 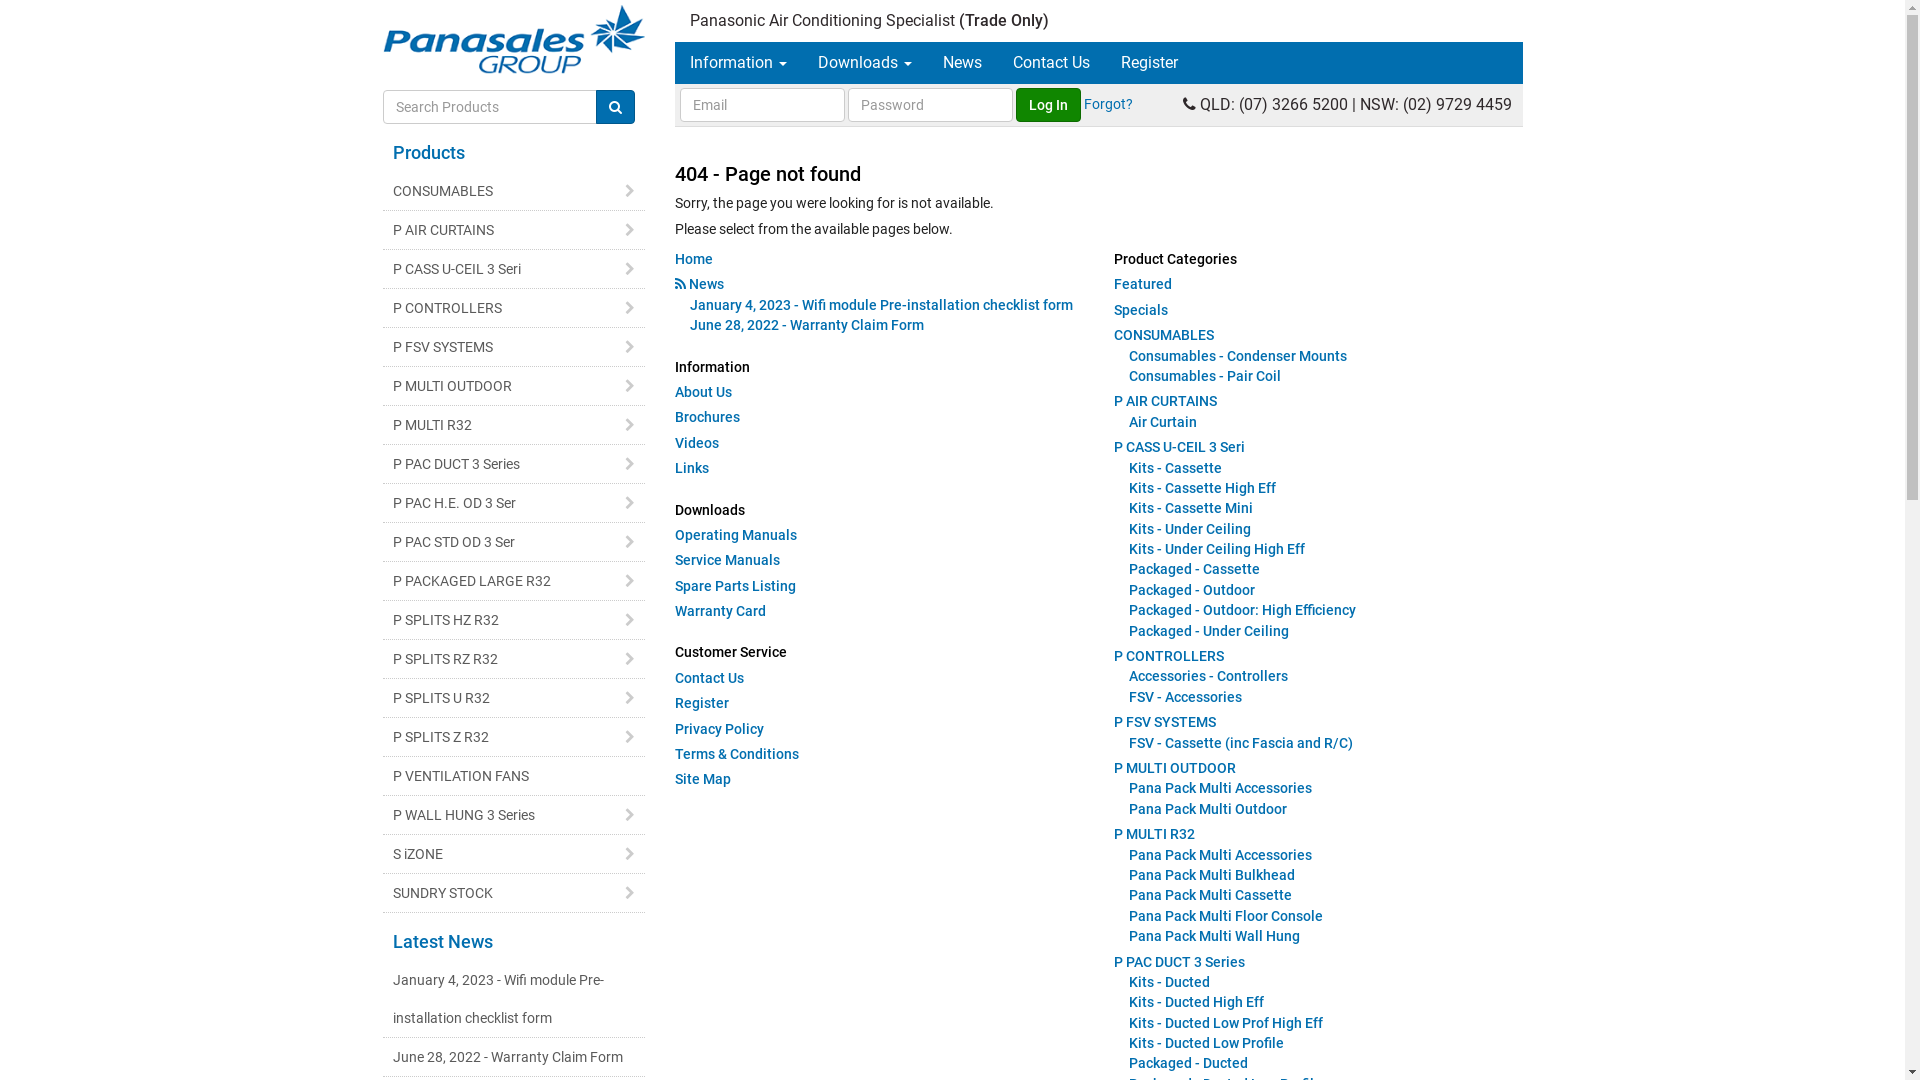 I want to click on 'P SPLITS HZ R32', so click(x=513, y=619).